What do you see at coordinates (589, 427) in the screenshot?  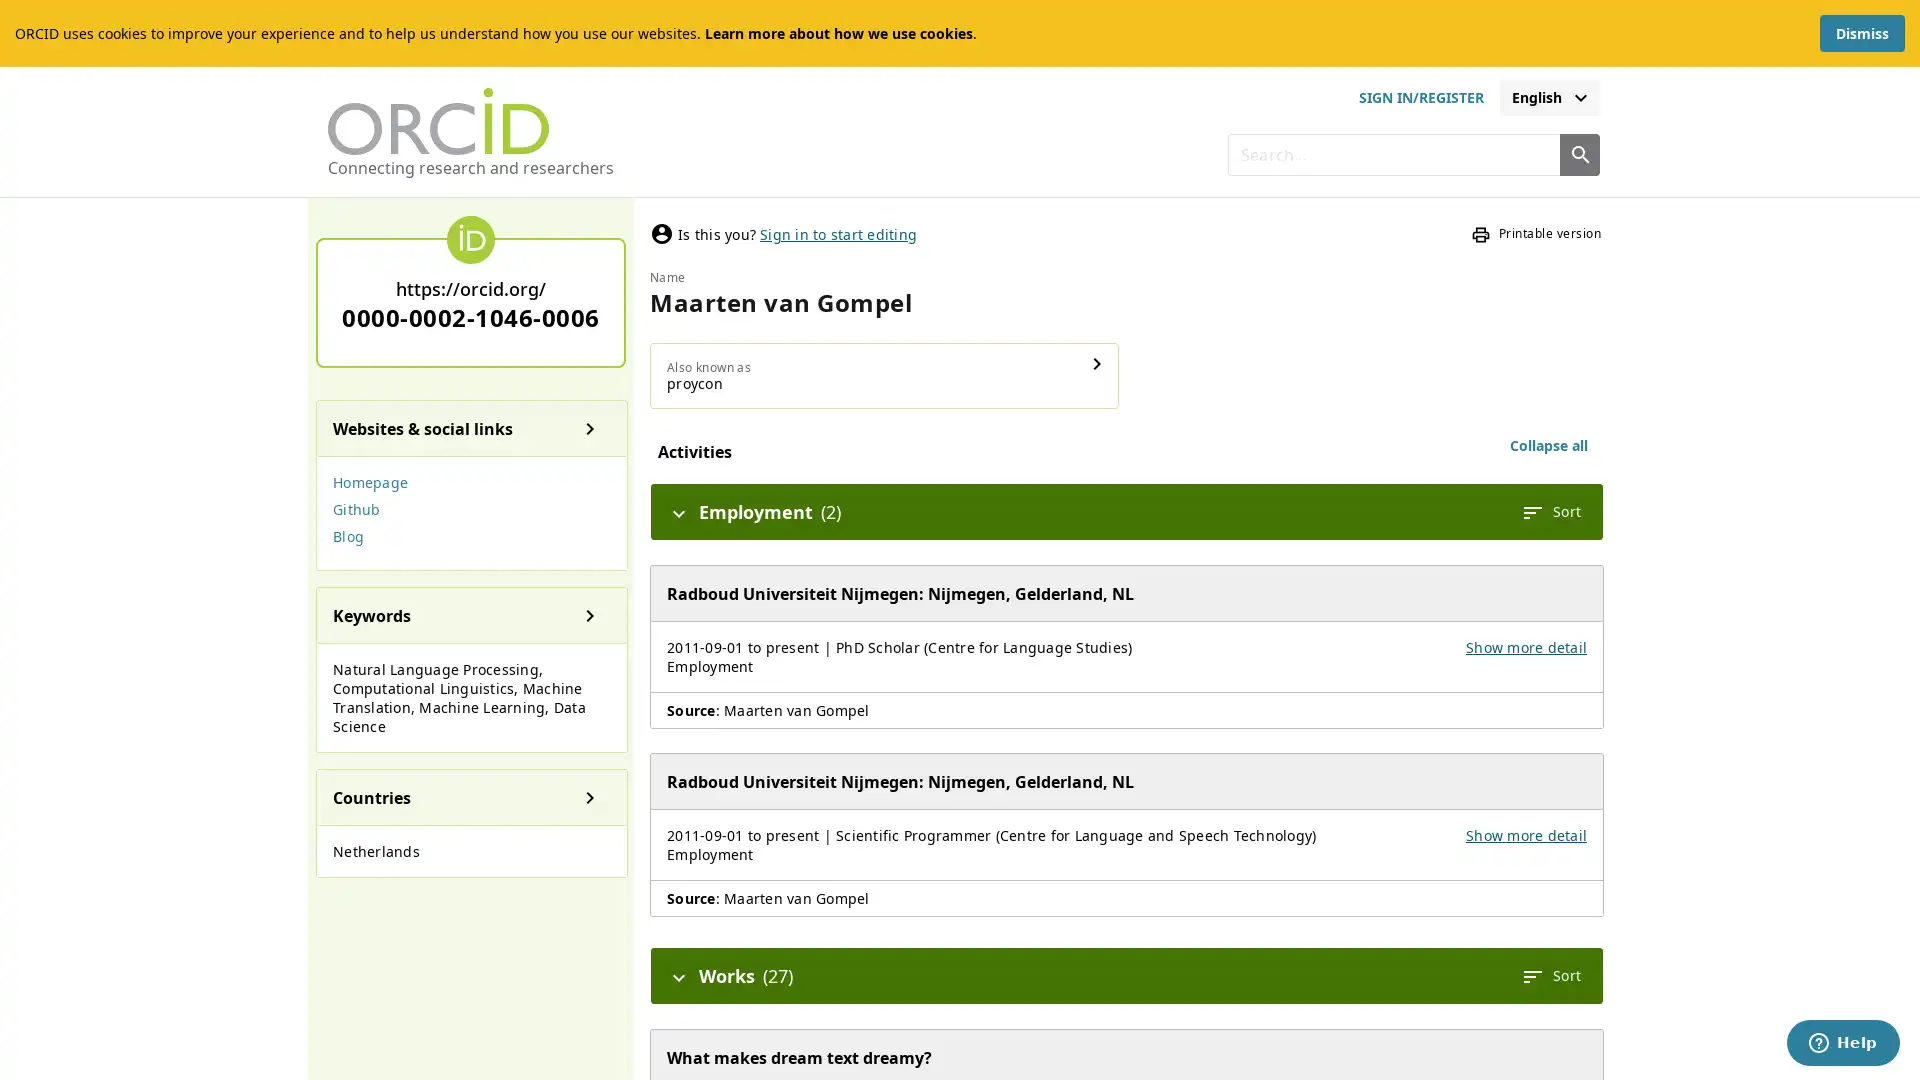 I see `Show details` at bounding box center [589, 427].